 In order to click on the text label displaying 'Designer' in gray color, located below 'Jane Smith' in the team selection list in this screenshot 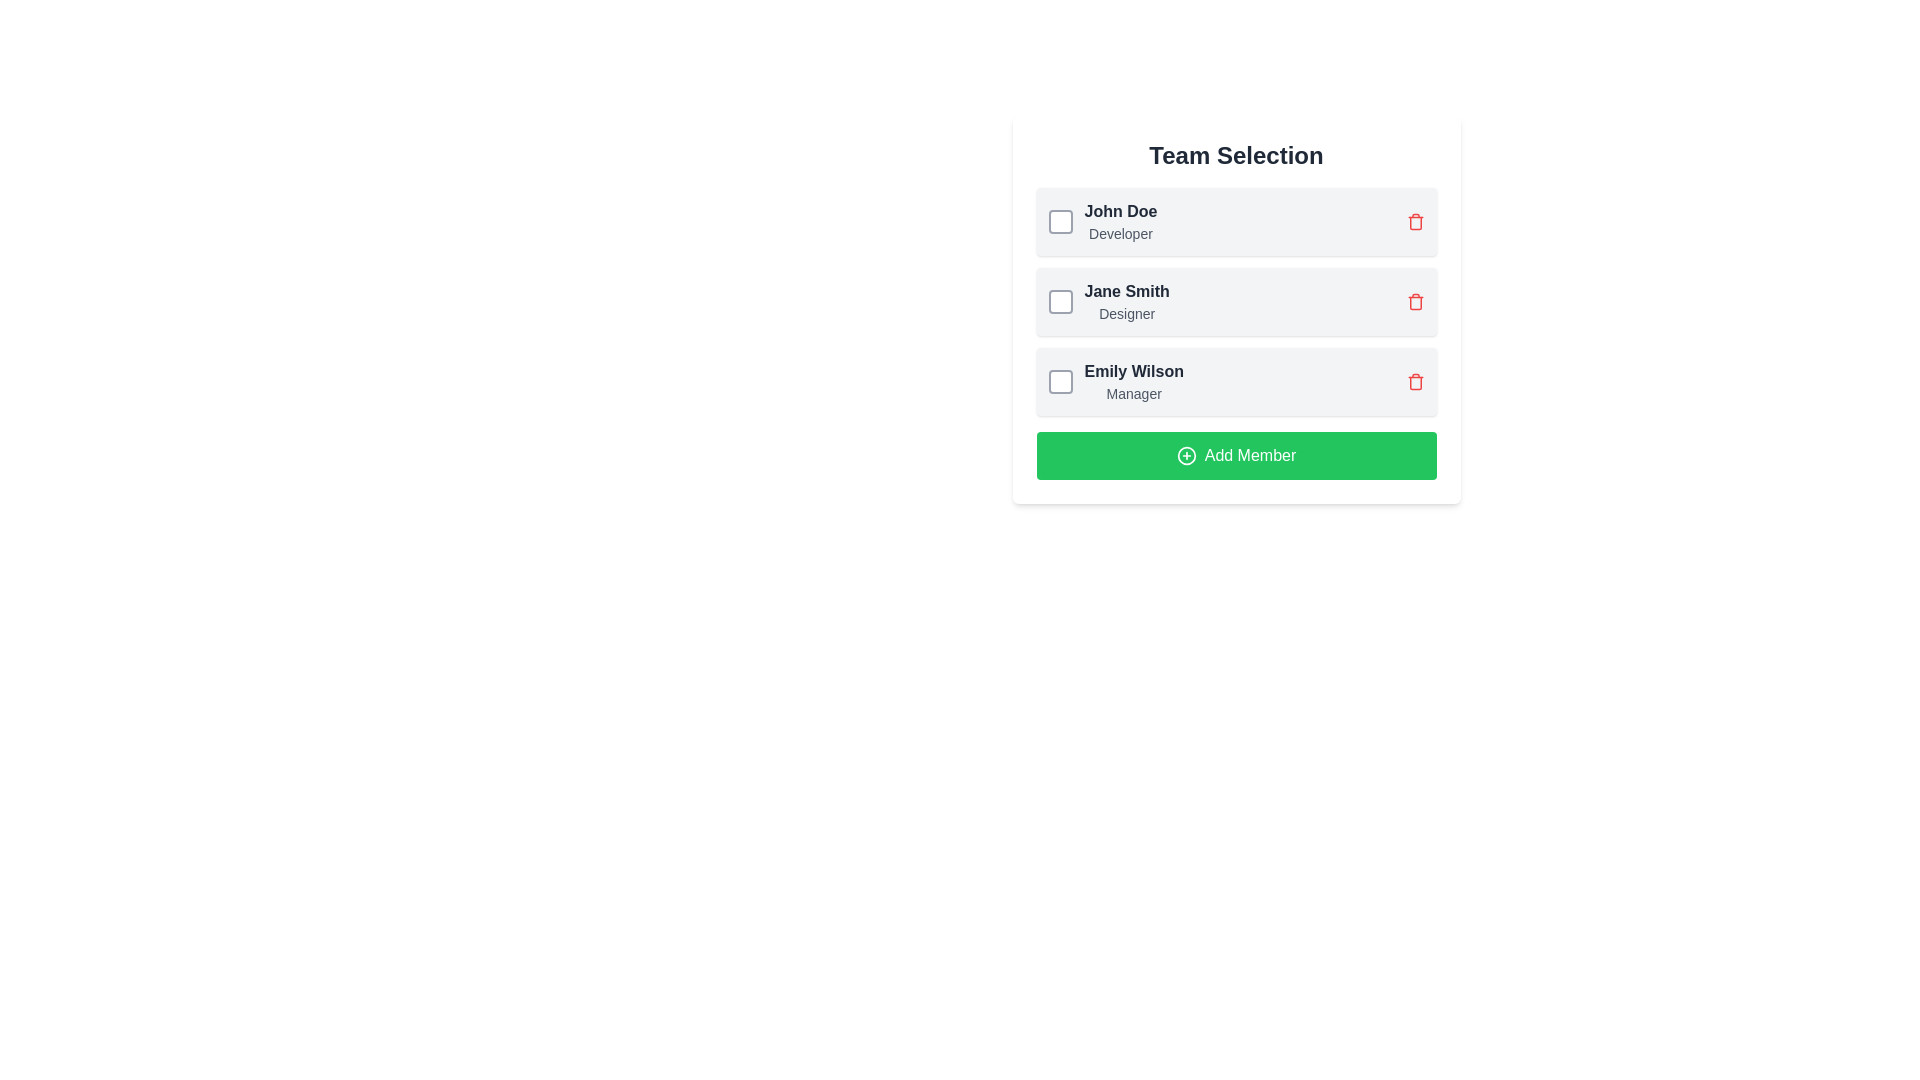, I will do `click(1127, 313)`.